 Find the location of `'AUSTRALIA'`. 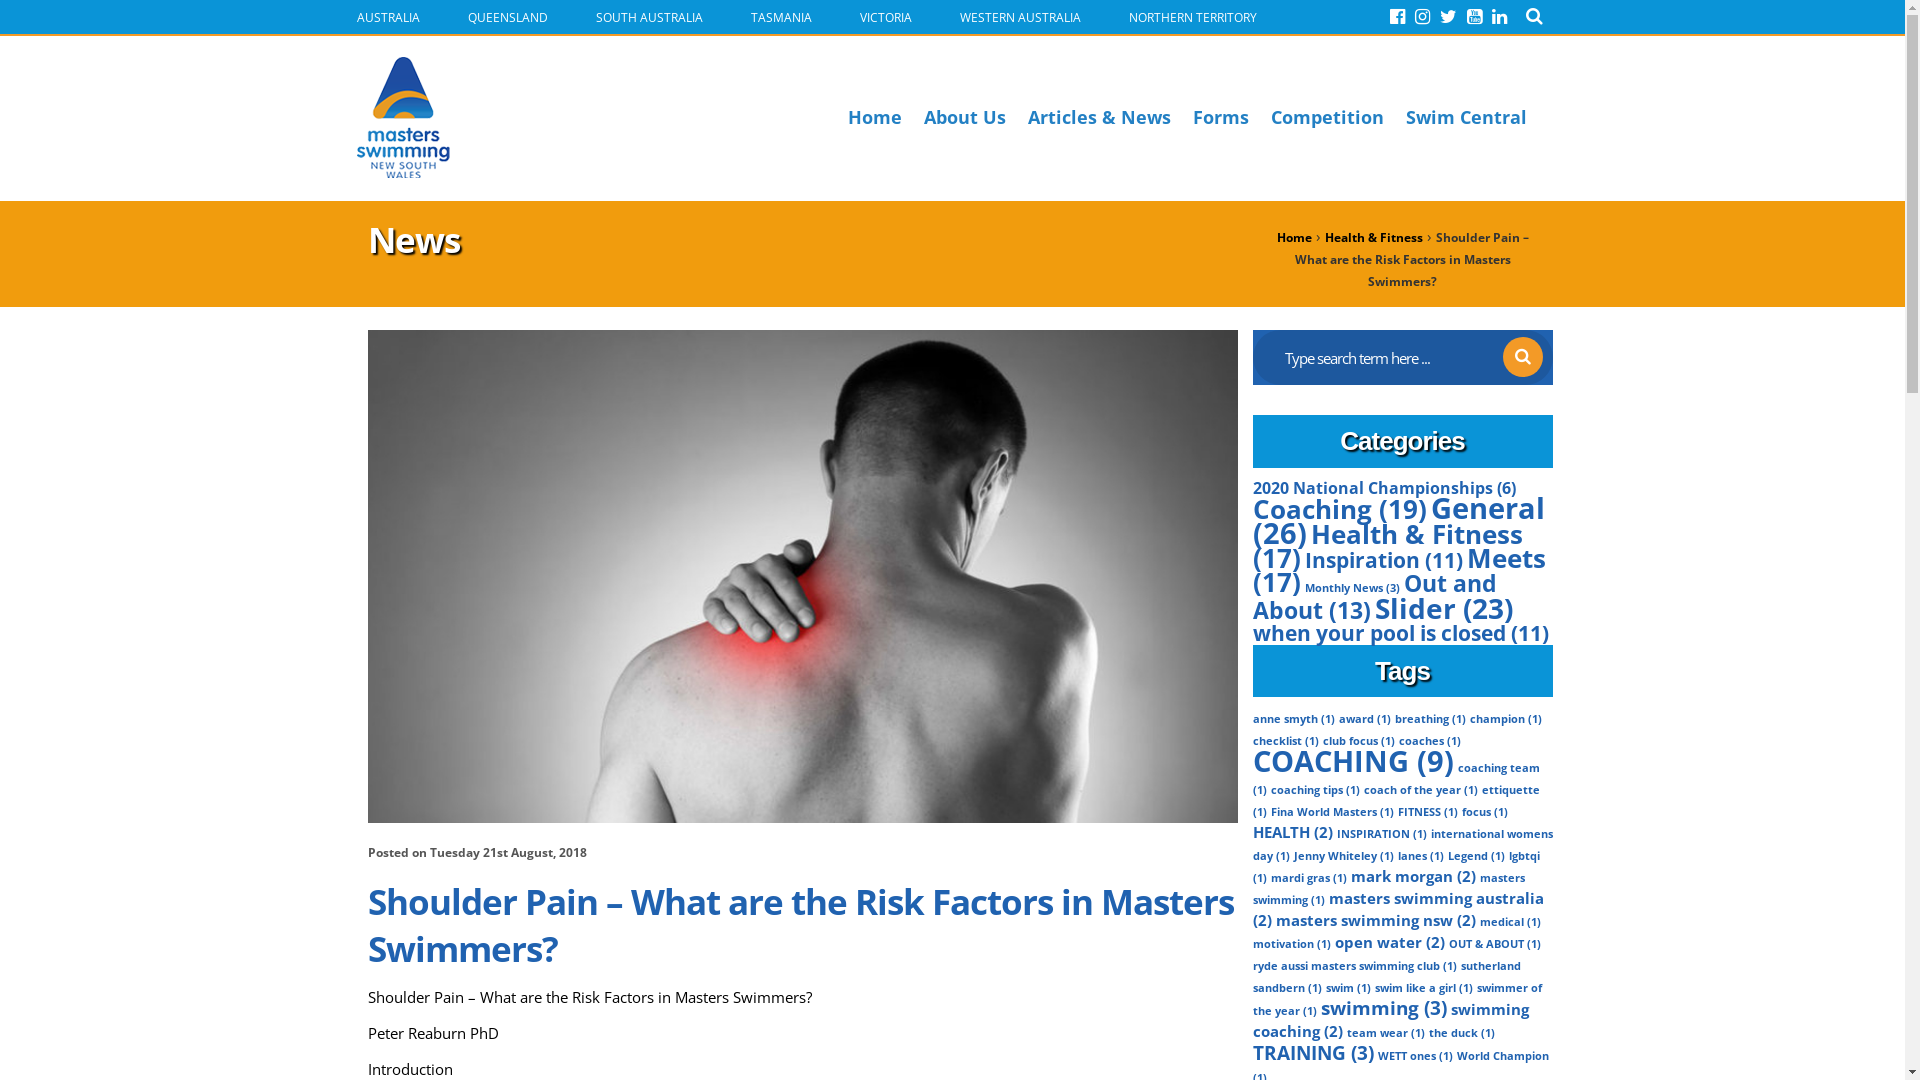

'AUSTRALIA' is located at coordinates (351, 15).